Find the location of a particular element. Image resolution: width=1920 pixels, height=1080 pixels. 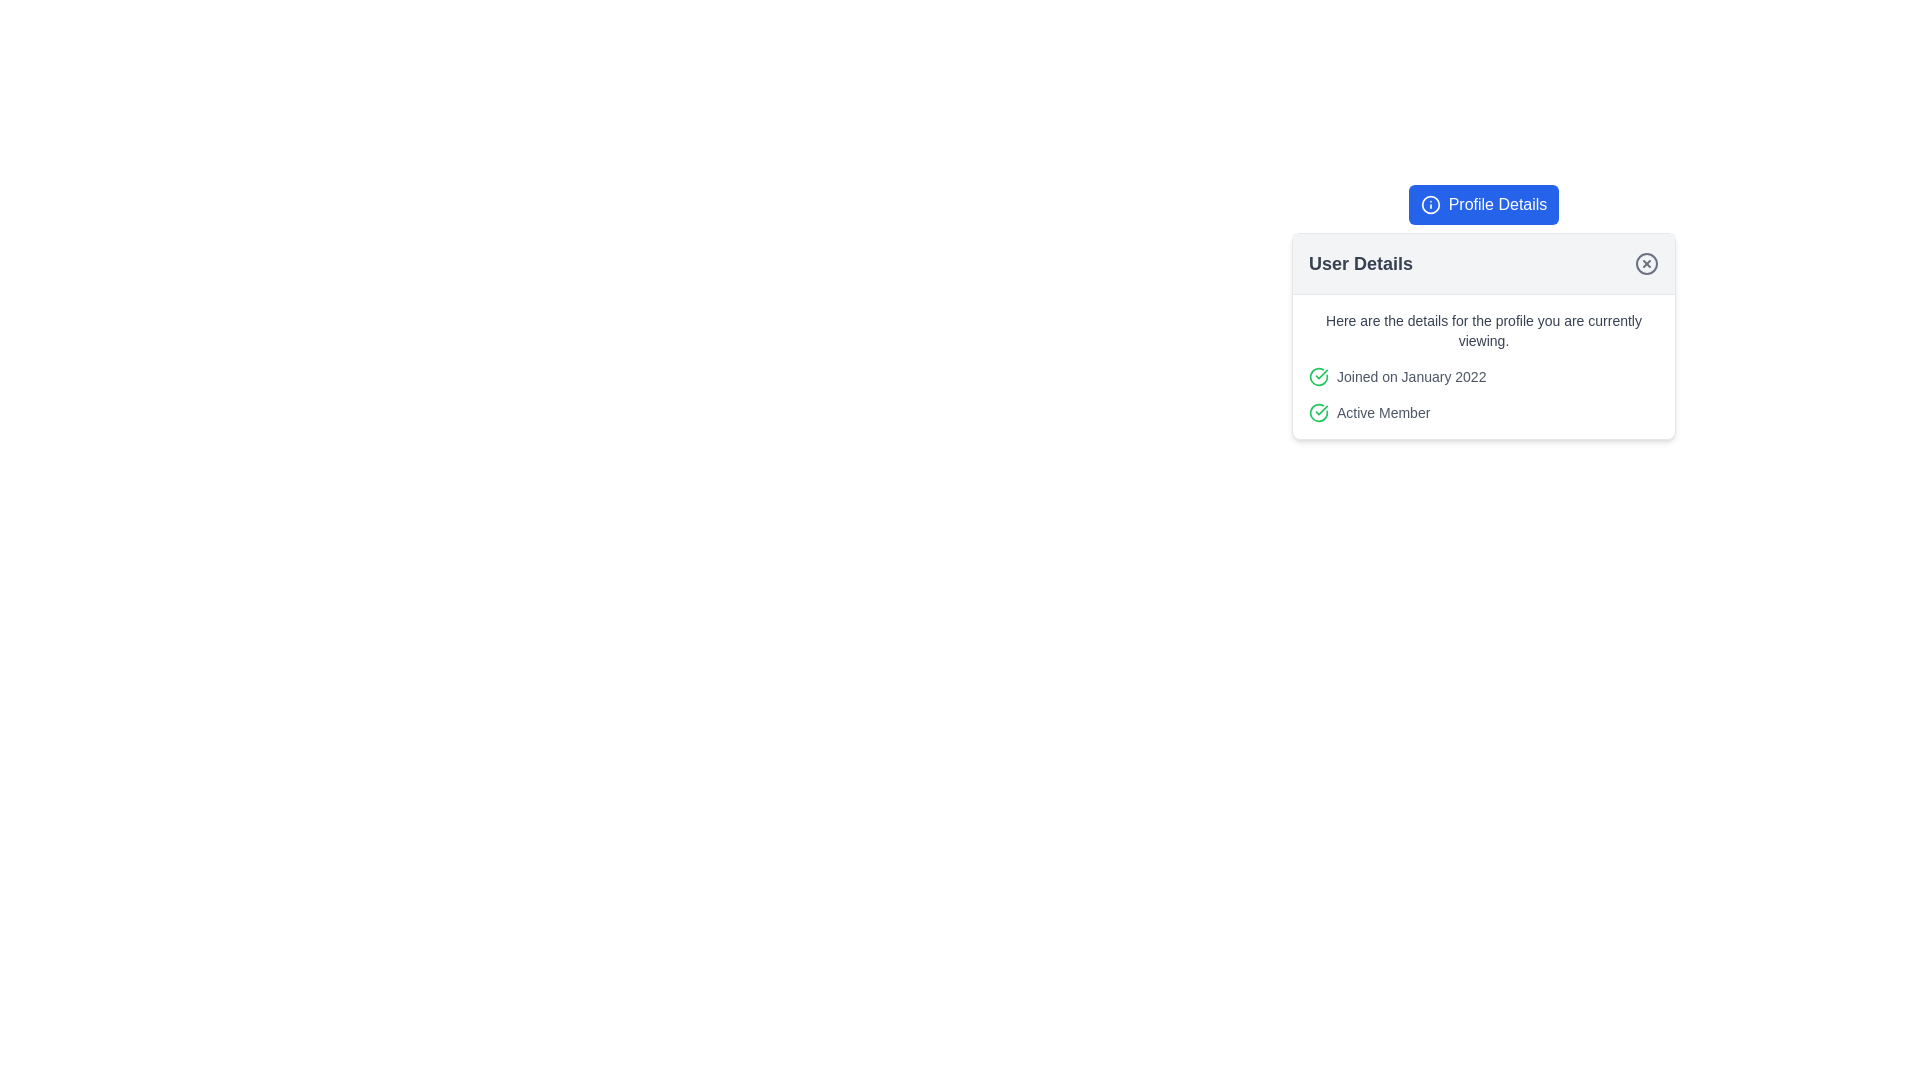

the 'Profile Details' button, which has a blue background and white text with an 'i' icon is located at coordinates (1483, 204).